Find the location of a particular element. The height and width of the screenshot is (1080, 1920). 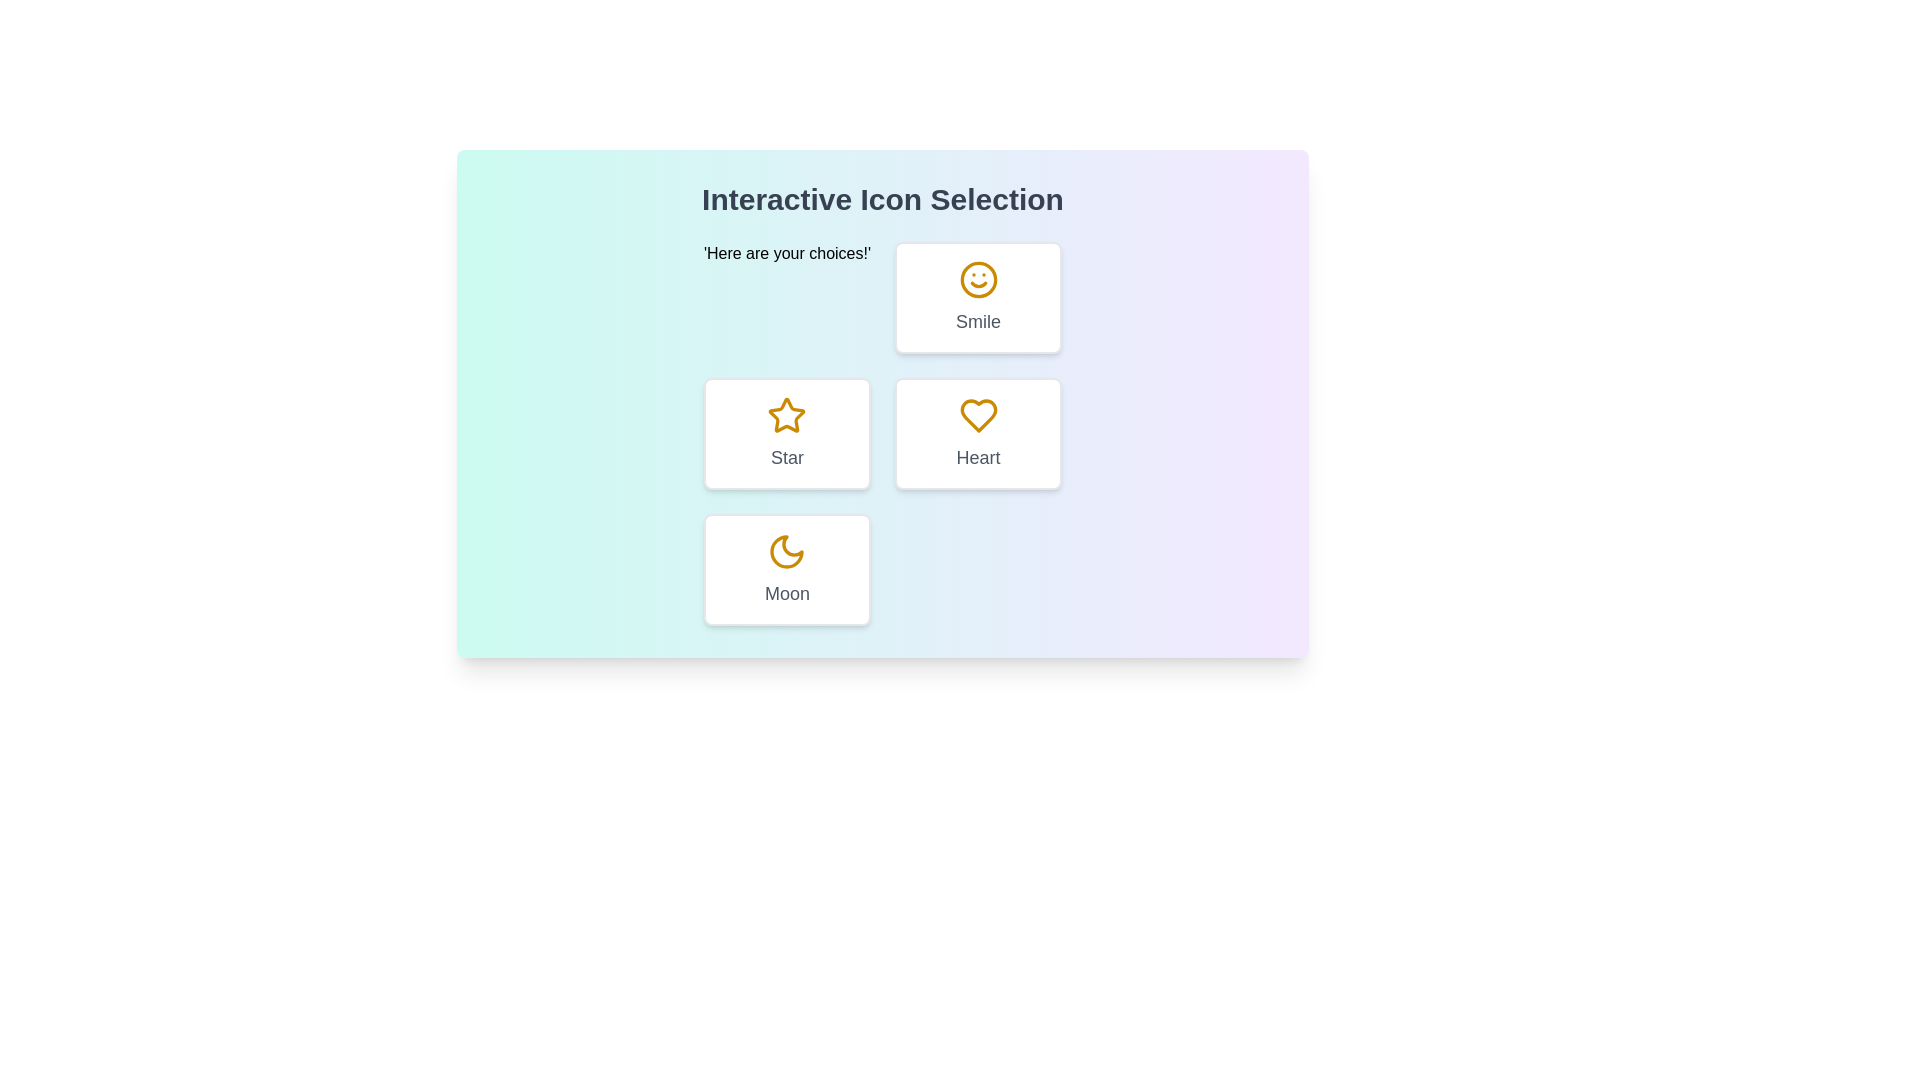

the heart icon located in the second column of the second row of selectable icons in the interface is located at coordinates (978, 415).